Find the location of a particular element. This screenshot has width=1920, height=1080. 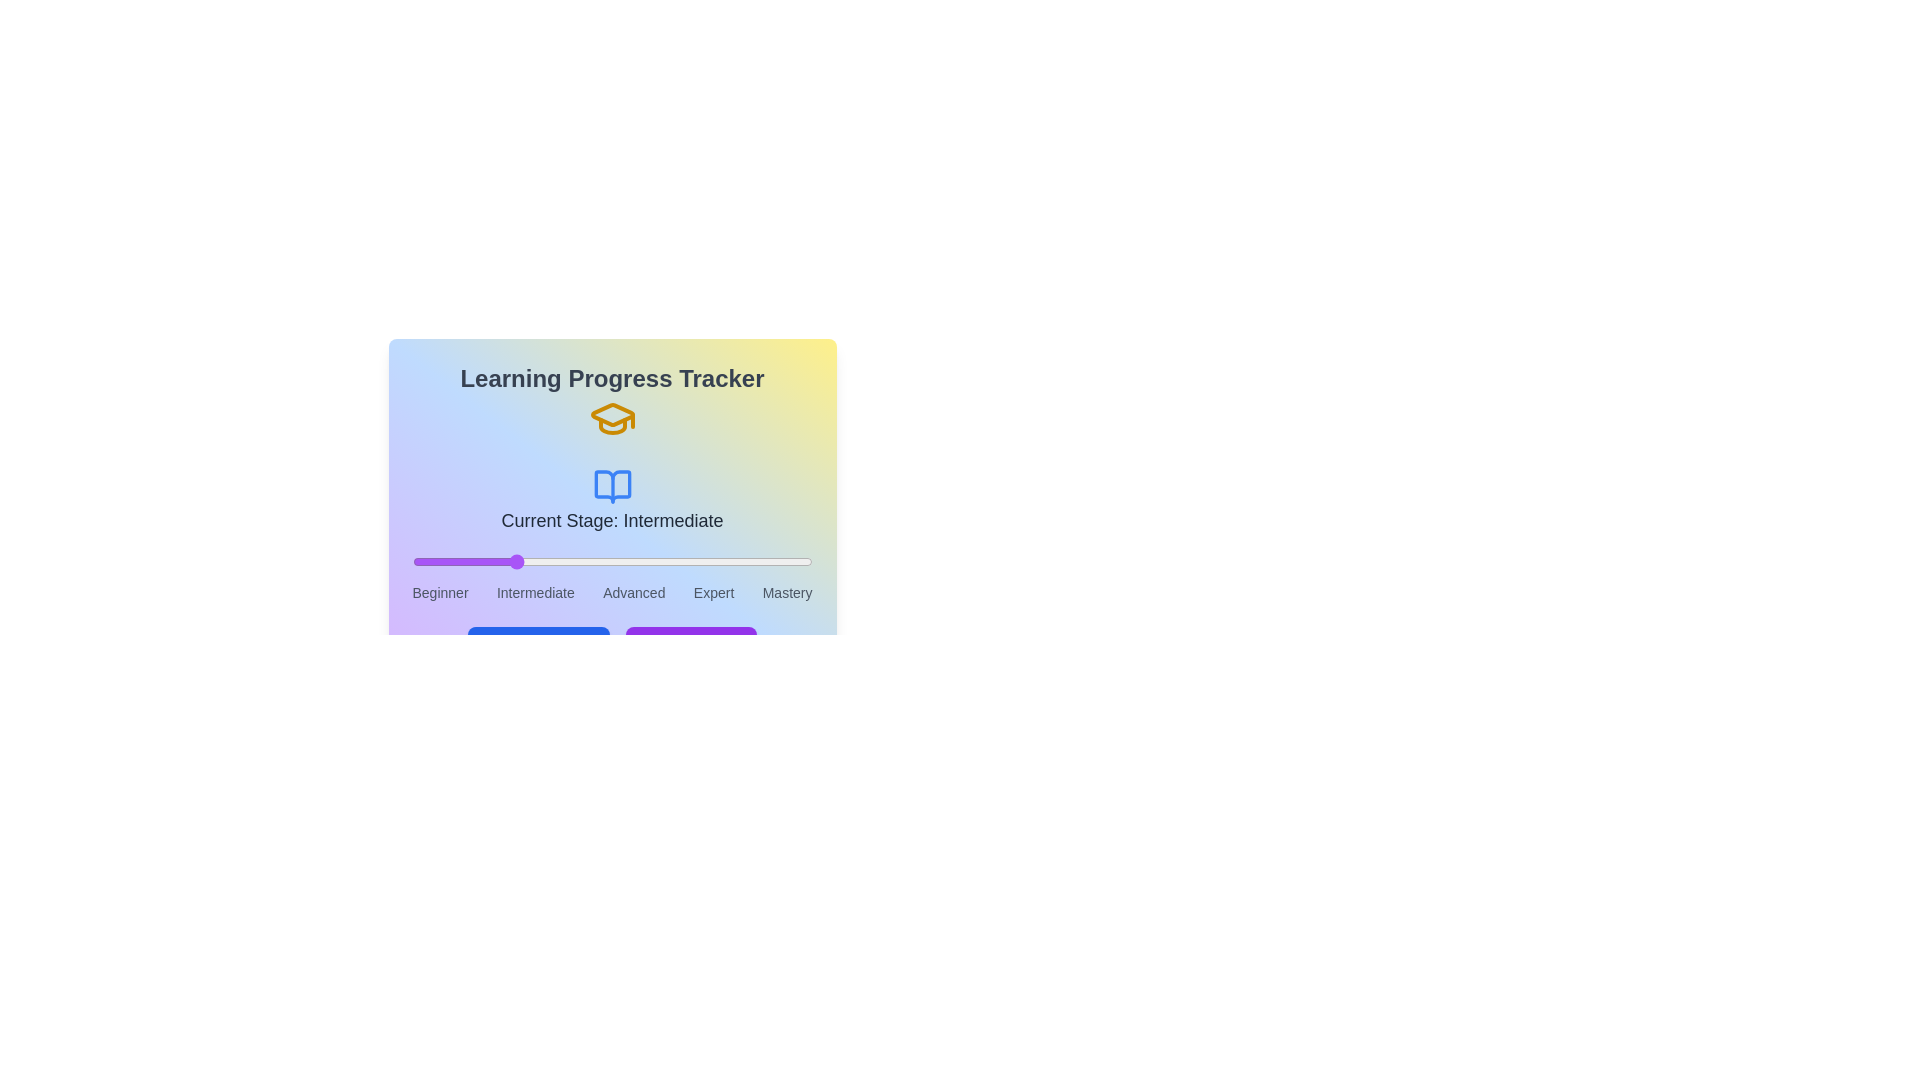

the progress slider to set the stage to 3 is located at coordinates (712, 562).